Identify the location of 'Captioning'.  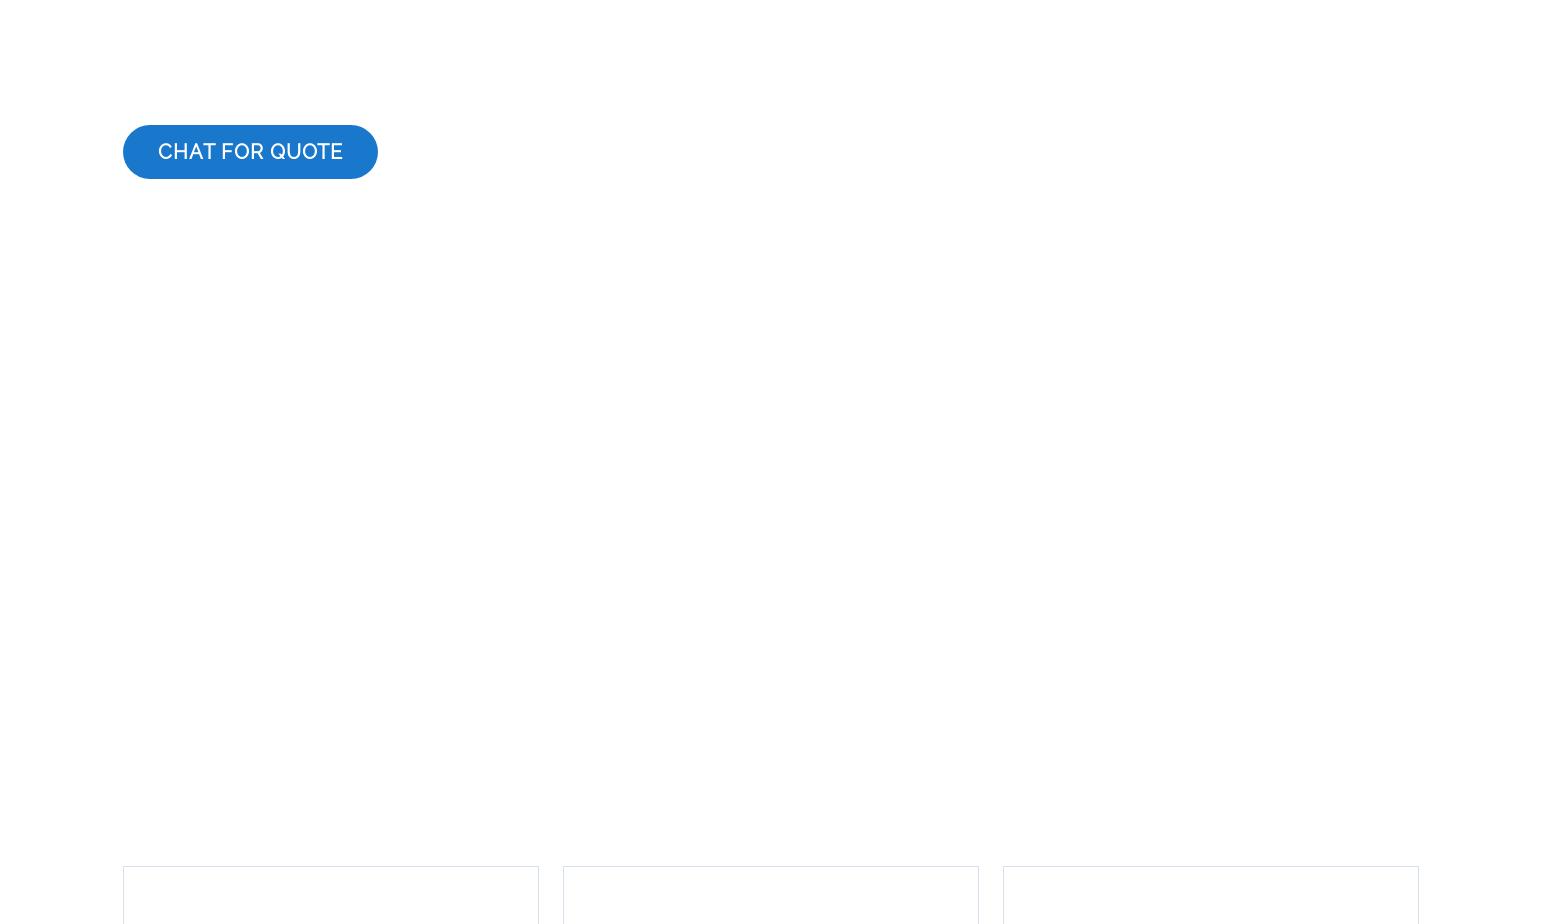
(178, 850).